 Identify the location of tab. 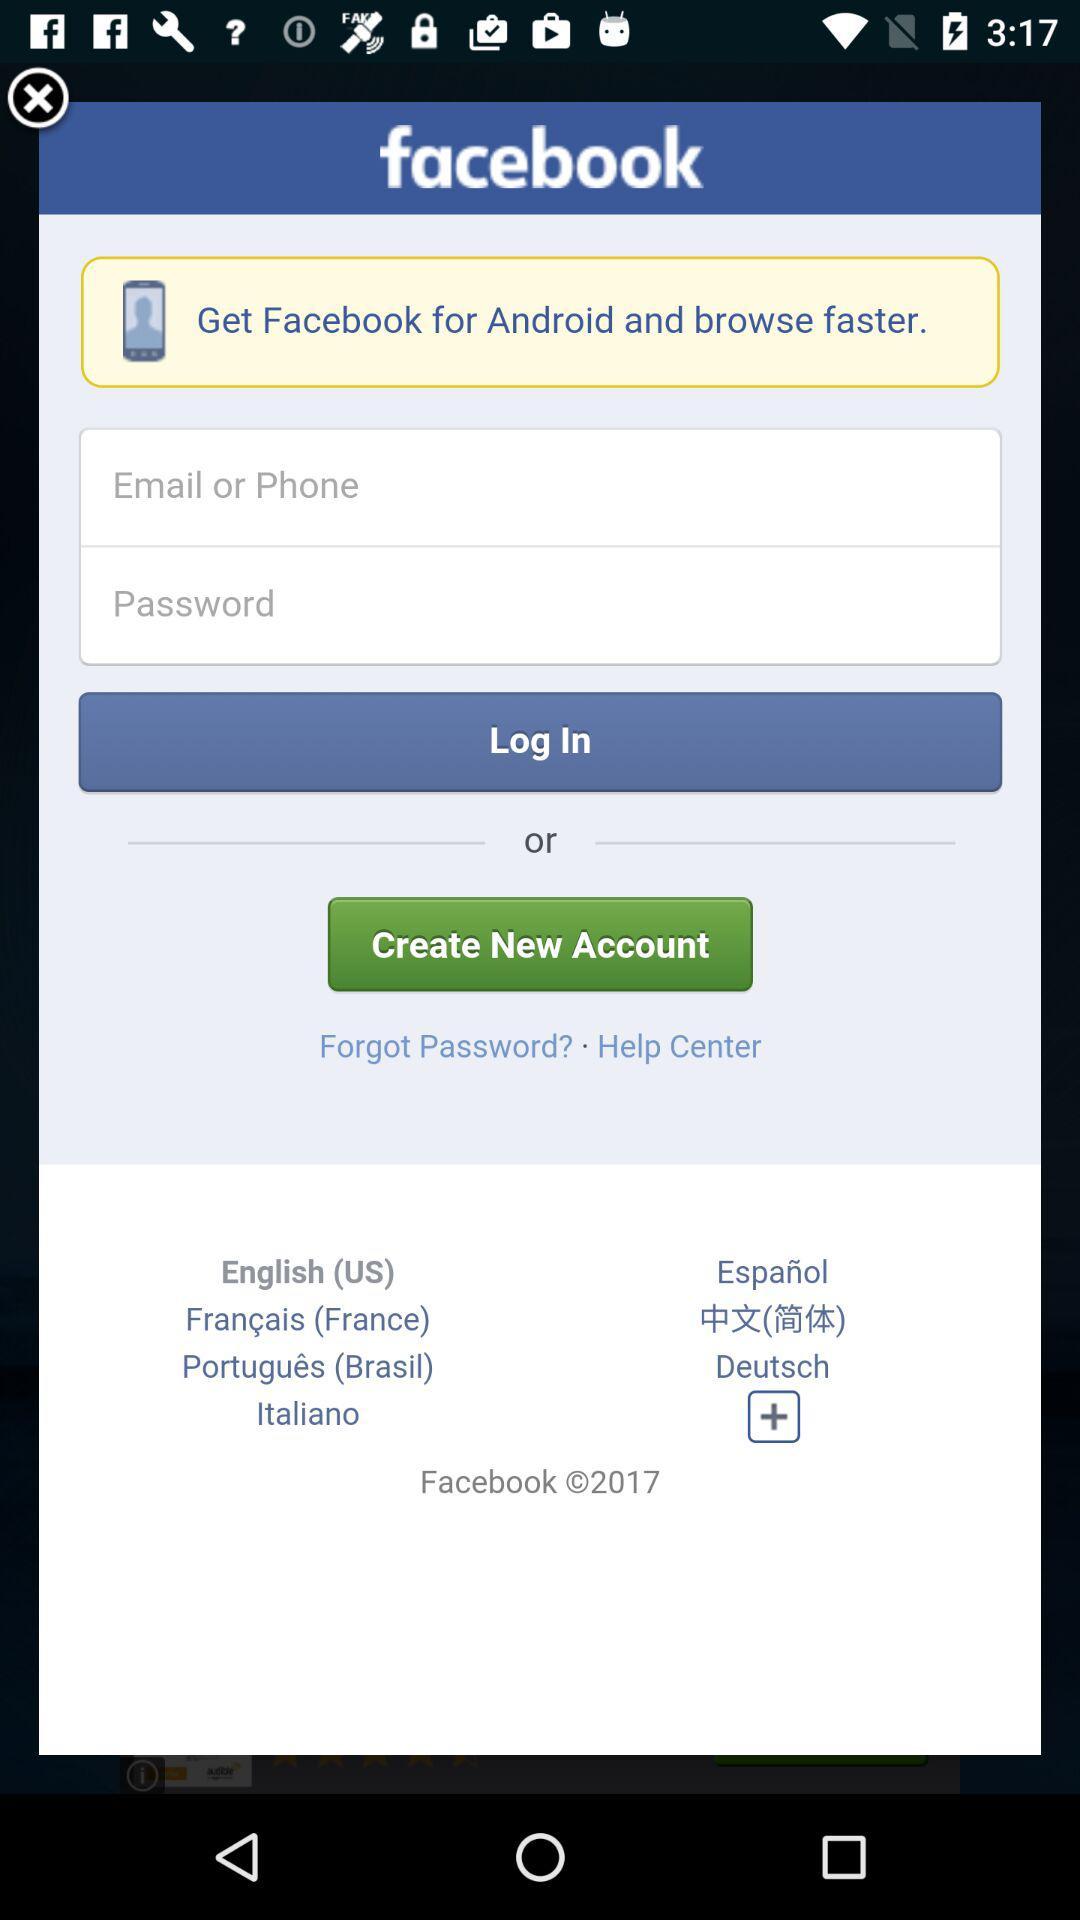
(38, 100).